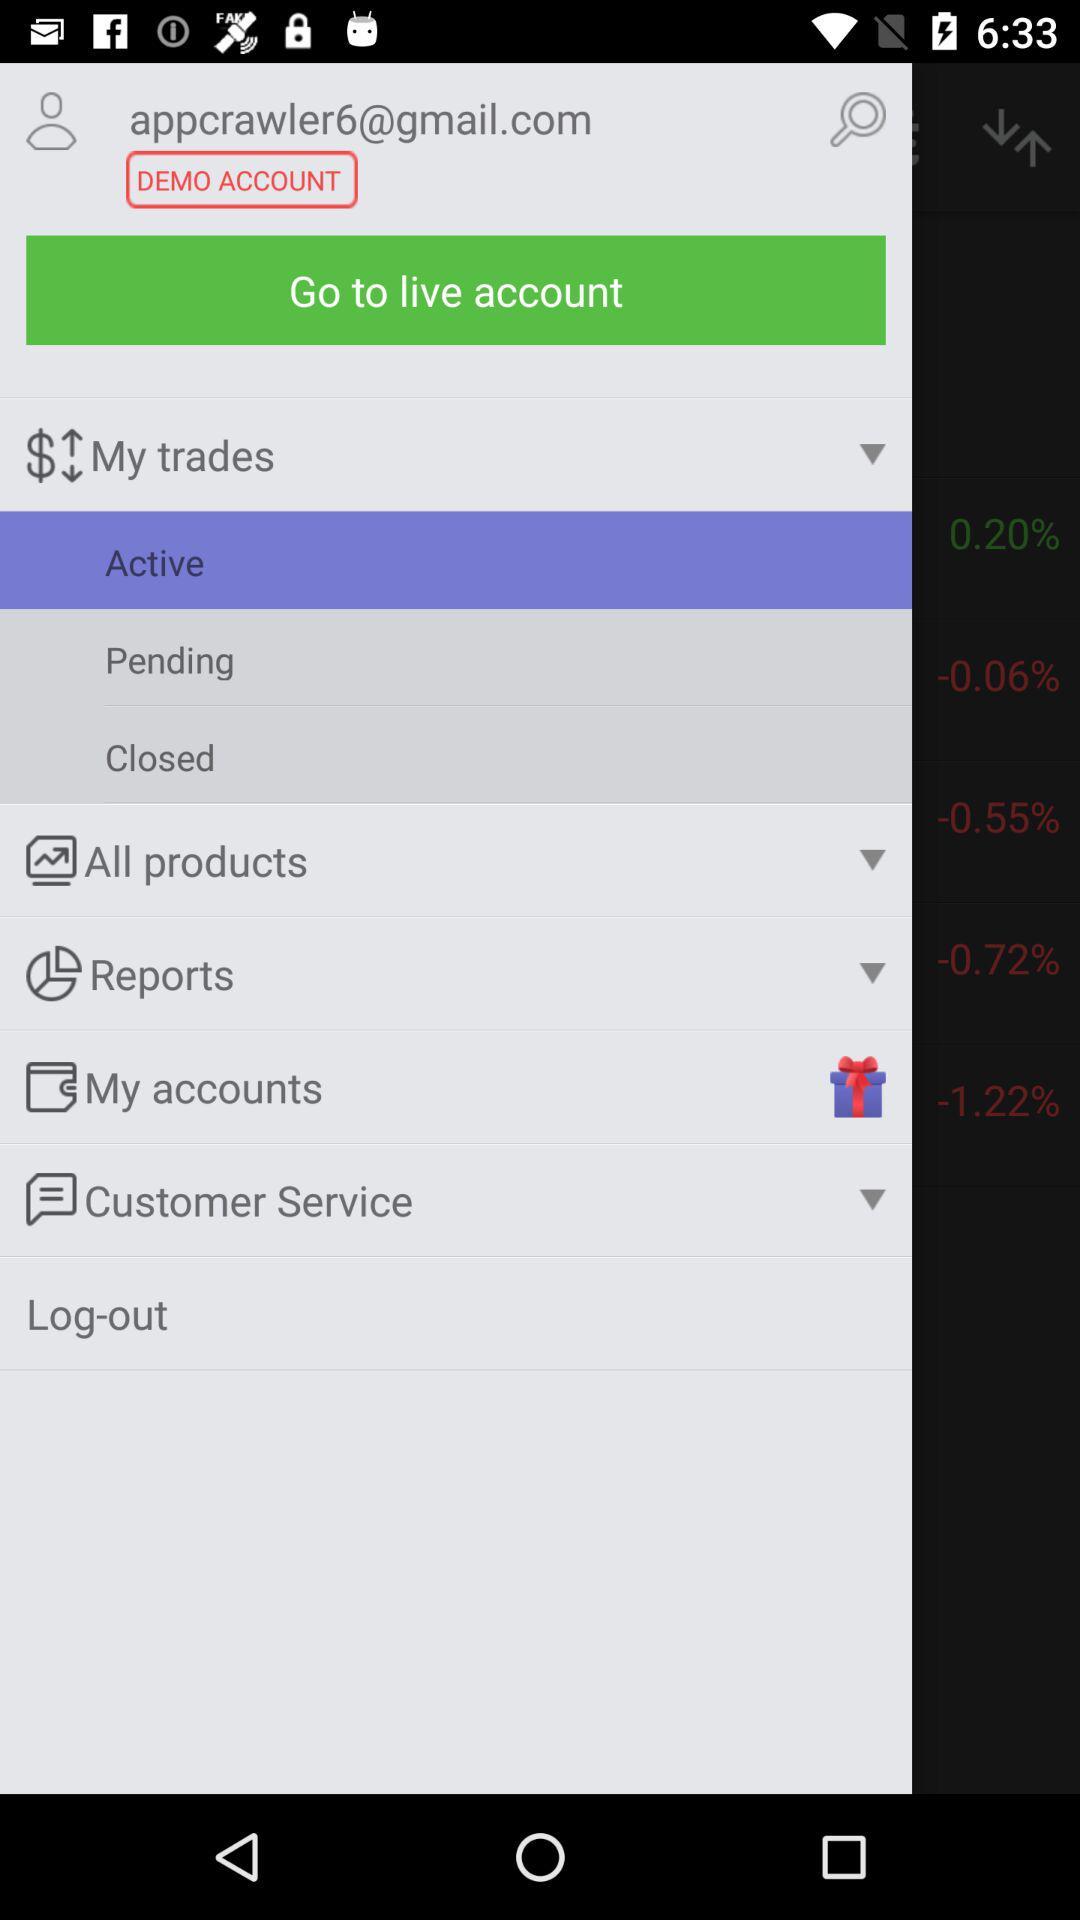  Describe the element at coordinates (455, 754) in the screenshot. I see `demo account which is above go to live account` at that location.